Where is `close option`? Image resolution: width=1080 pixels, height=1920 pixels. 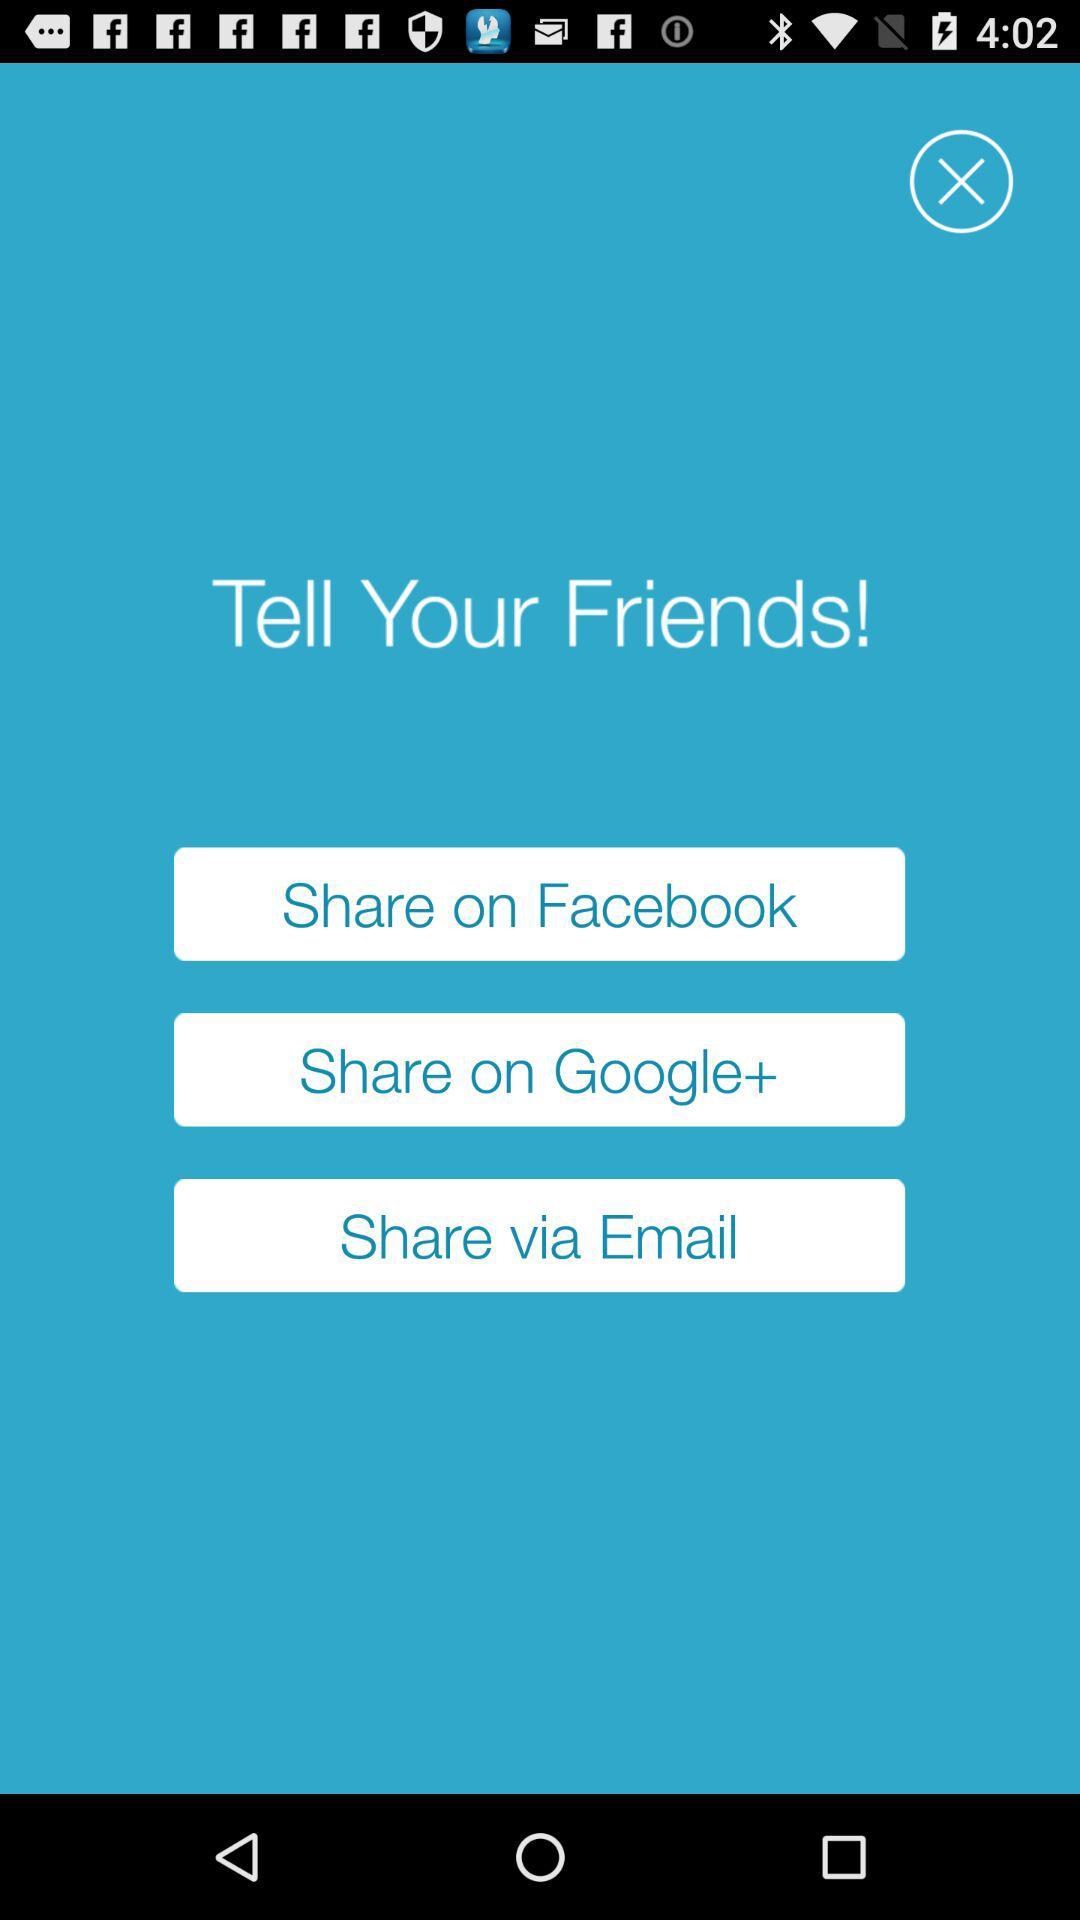 close option is located at coordinates (960, 181).